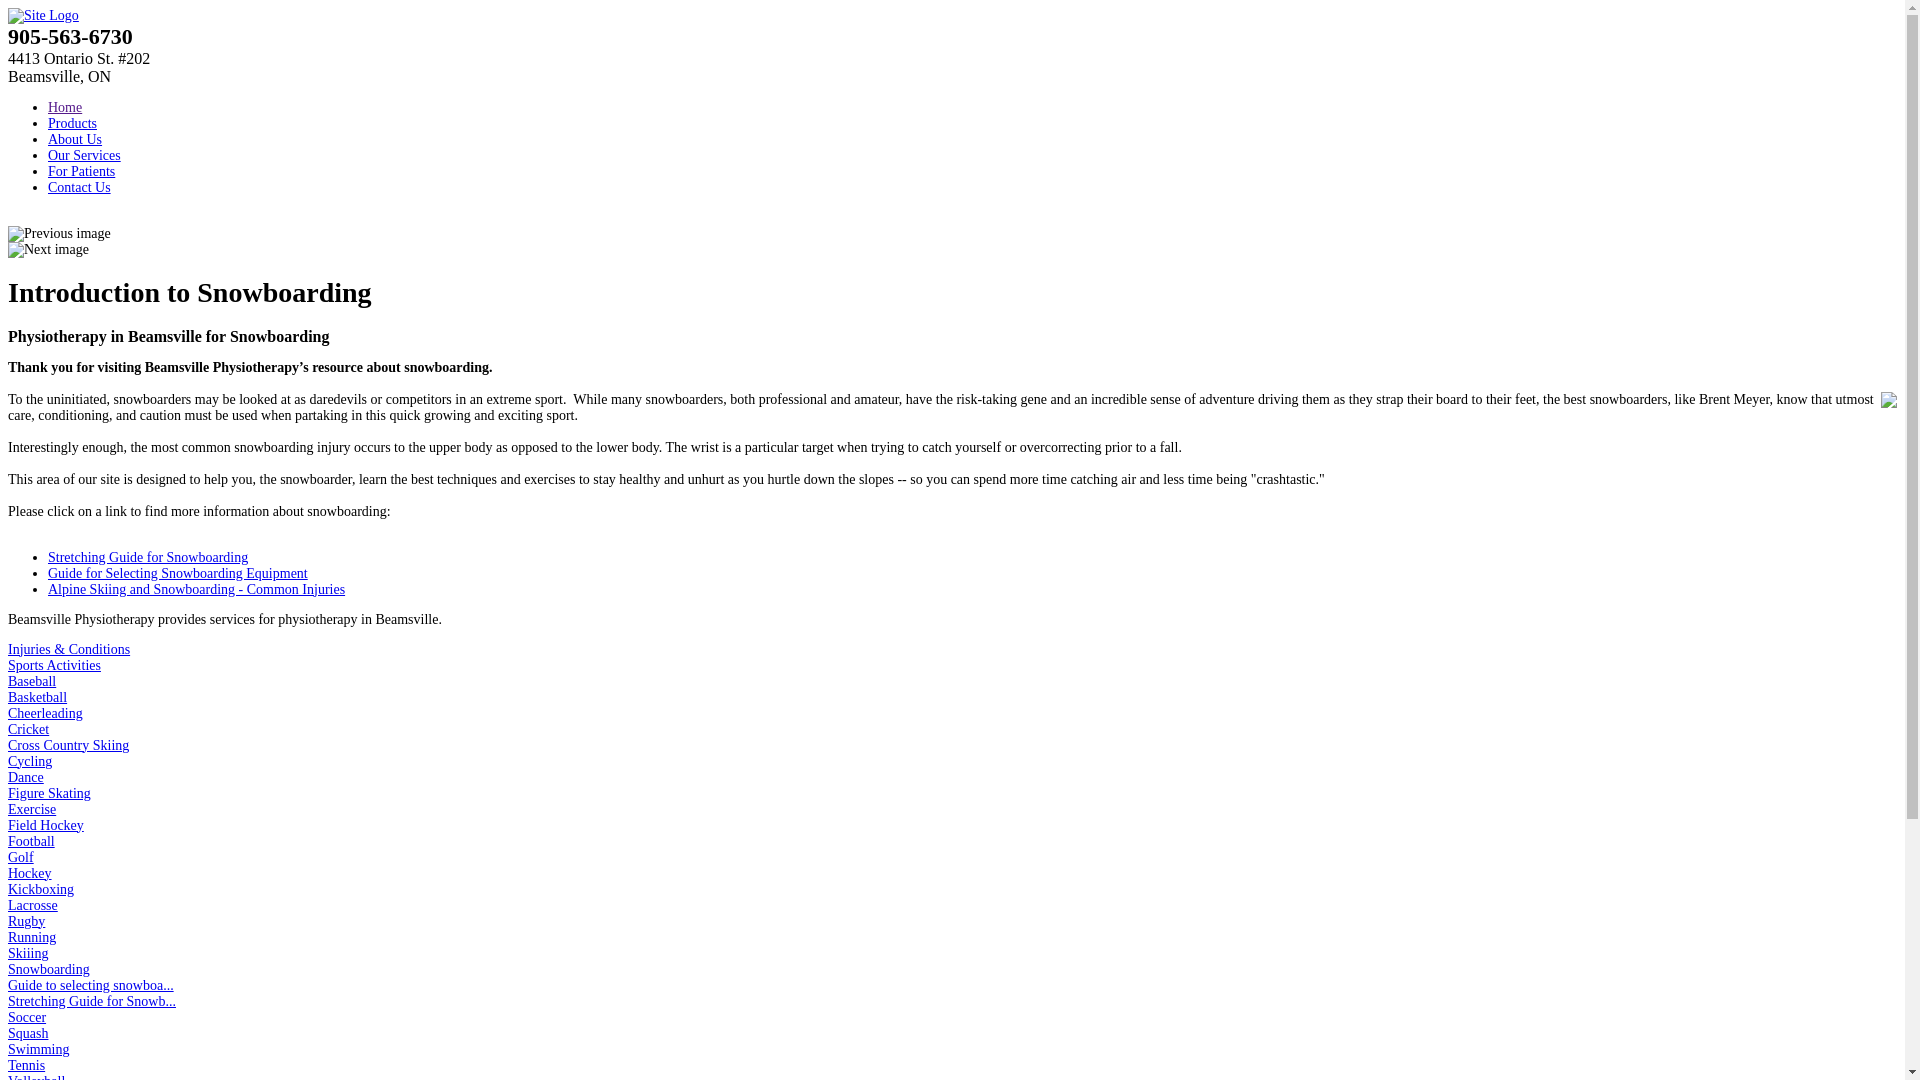 The image size is (1920, 1080). What do you see at coordinates (8, 649) in the screenshot?
I see `'Injuries & Conditions'` at bounding box center [8, 649].